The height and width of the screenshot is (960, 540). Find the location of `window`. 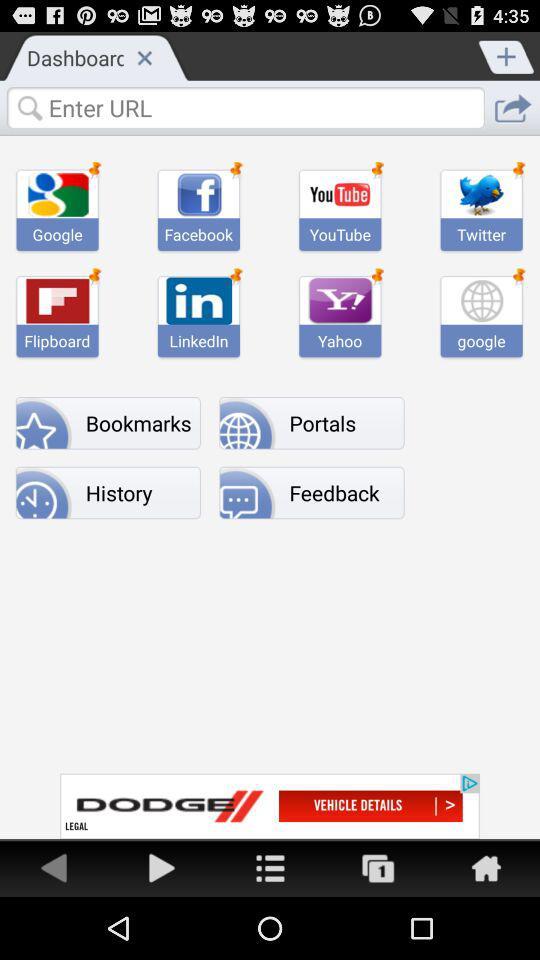

window is located at coordinates (143, 56).